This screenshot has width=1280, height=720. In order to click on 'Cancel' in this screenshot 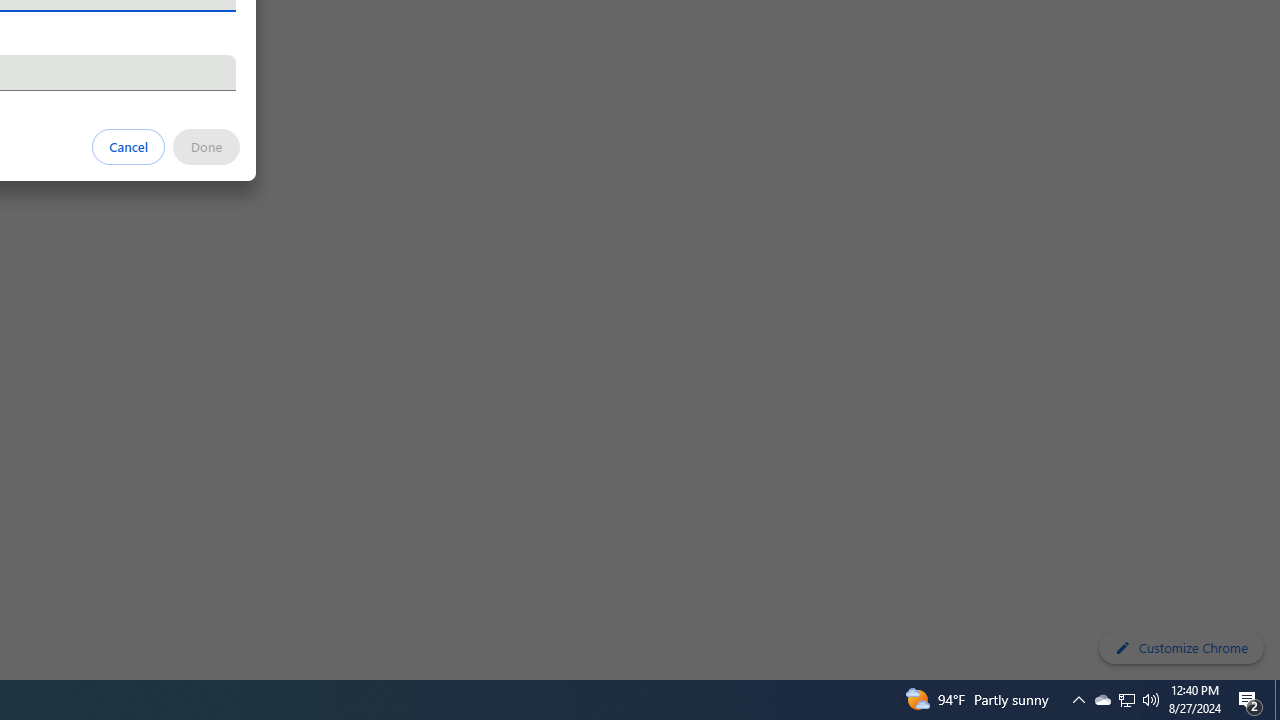, I will do `click(128, 145)`.